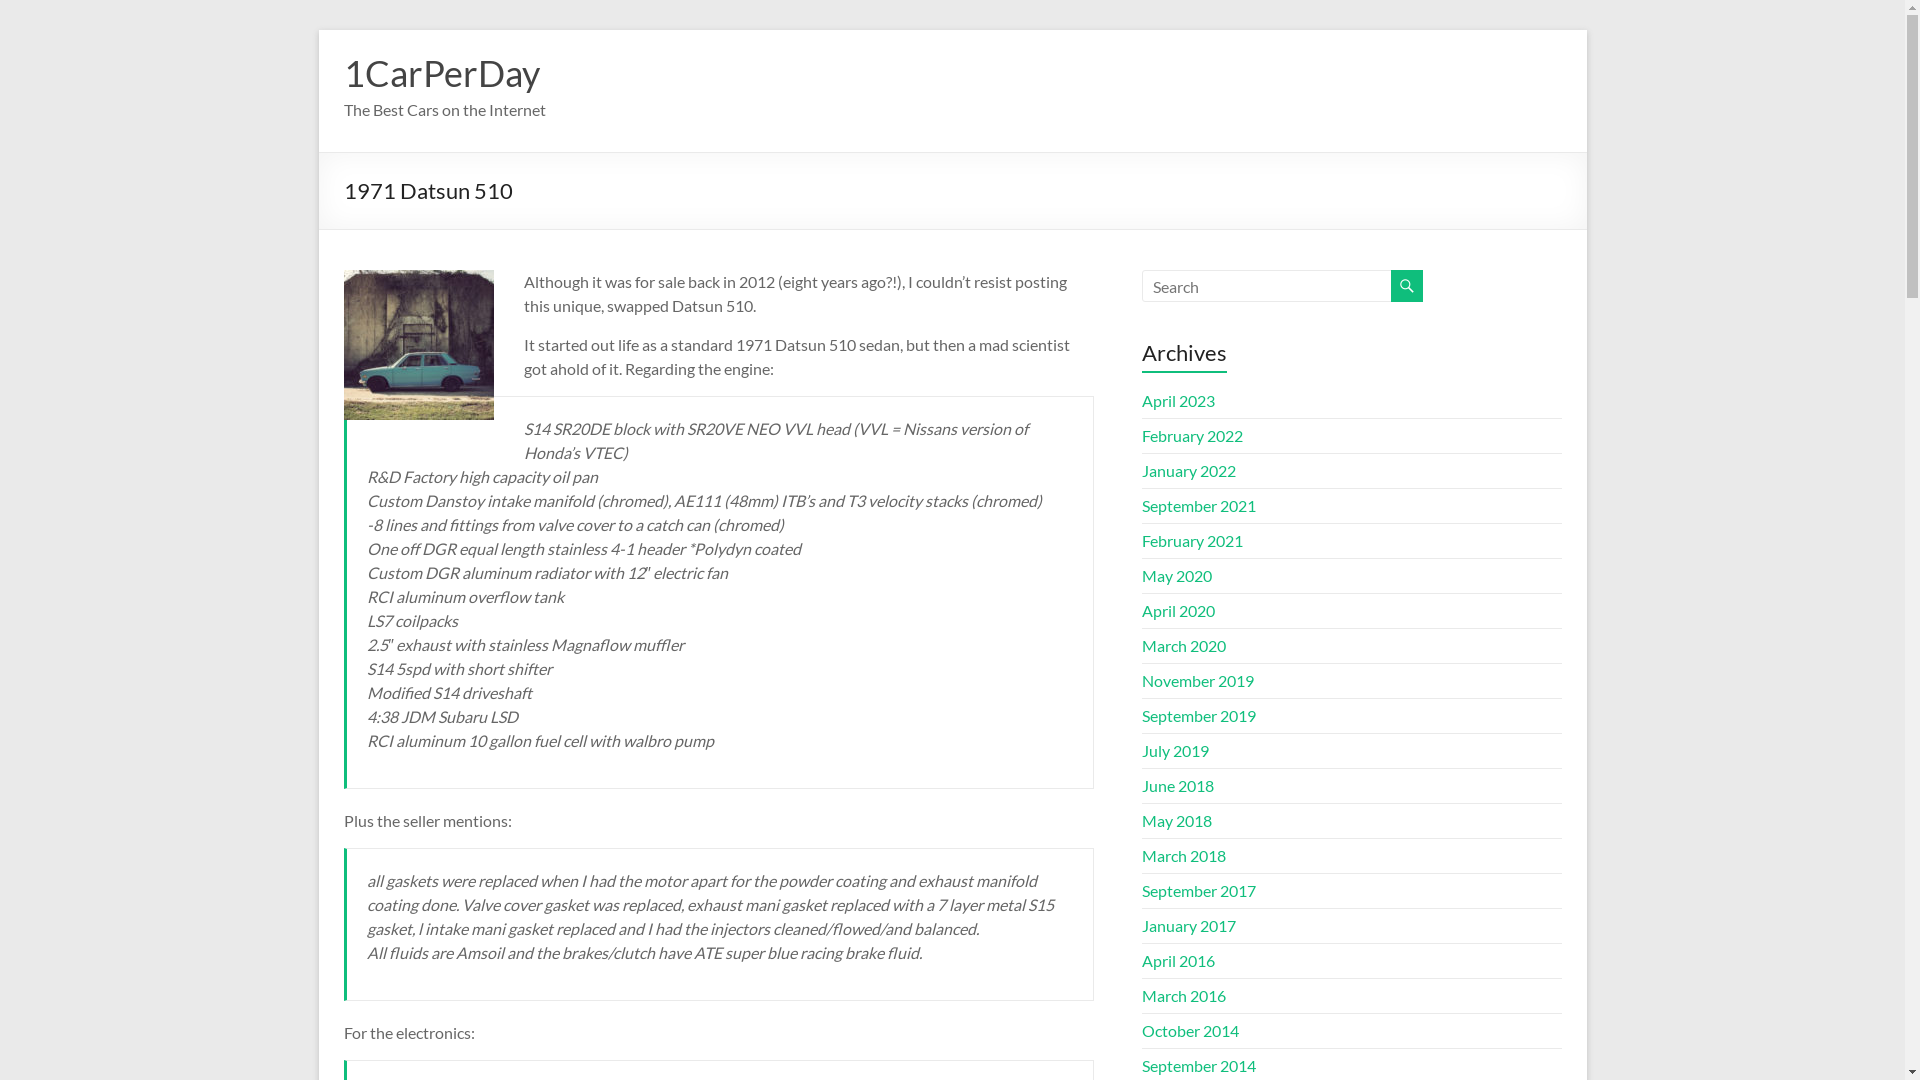  What do you see at coordinates (1199, 504) in the screenshot?
I see `'September 2021'` at bounding box center [1199, 504].